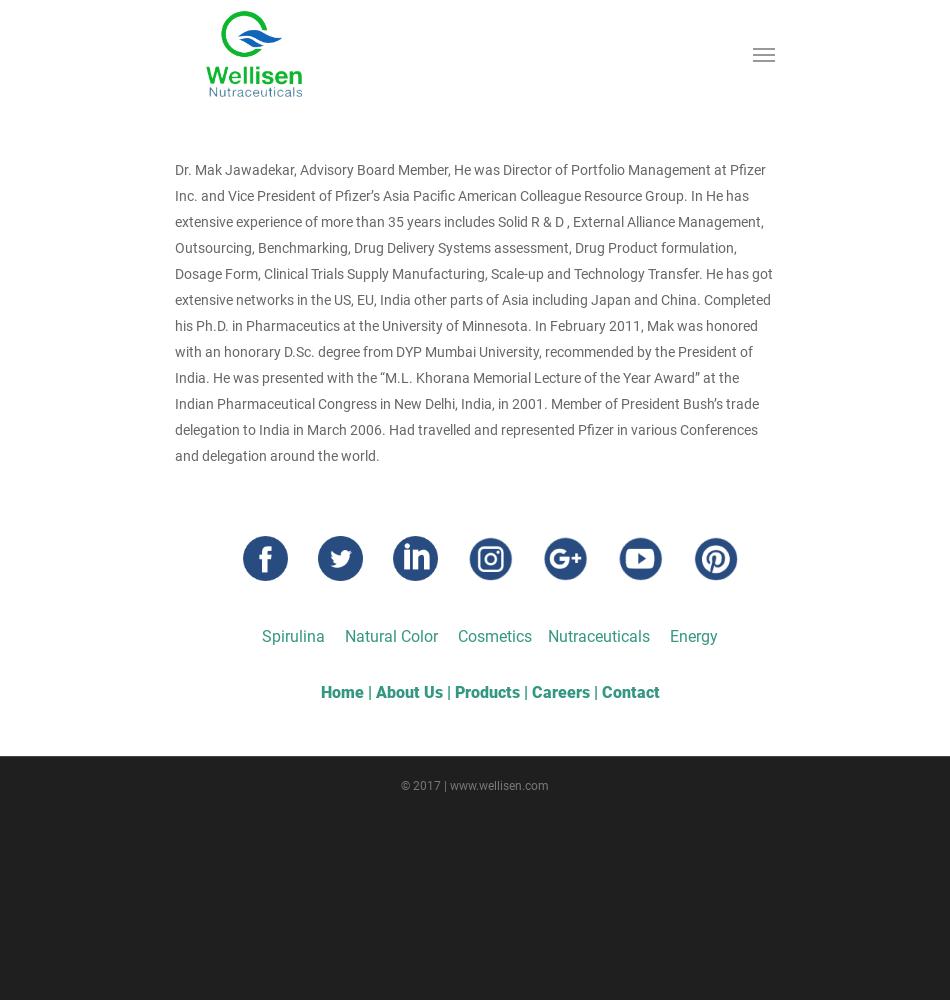 The width and height of the screenshot is (950, 1000). Describe the element at coordinates (475, 786) in the screenshot. I see `'© 2017 | www.wellisen.com'` at that location.